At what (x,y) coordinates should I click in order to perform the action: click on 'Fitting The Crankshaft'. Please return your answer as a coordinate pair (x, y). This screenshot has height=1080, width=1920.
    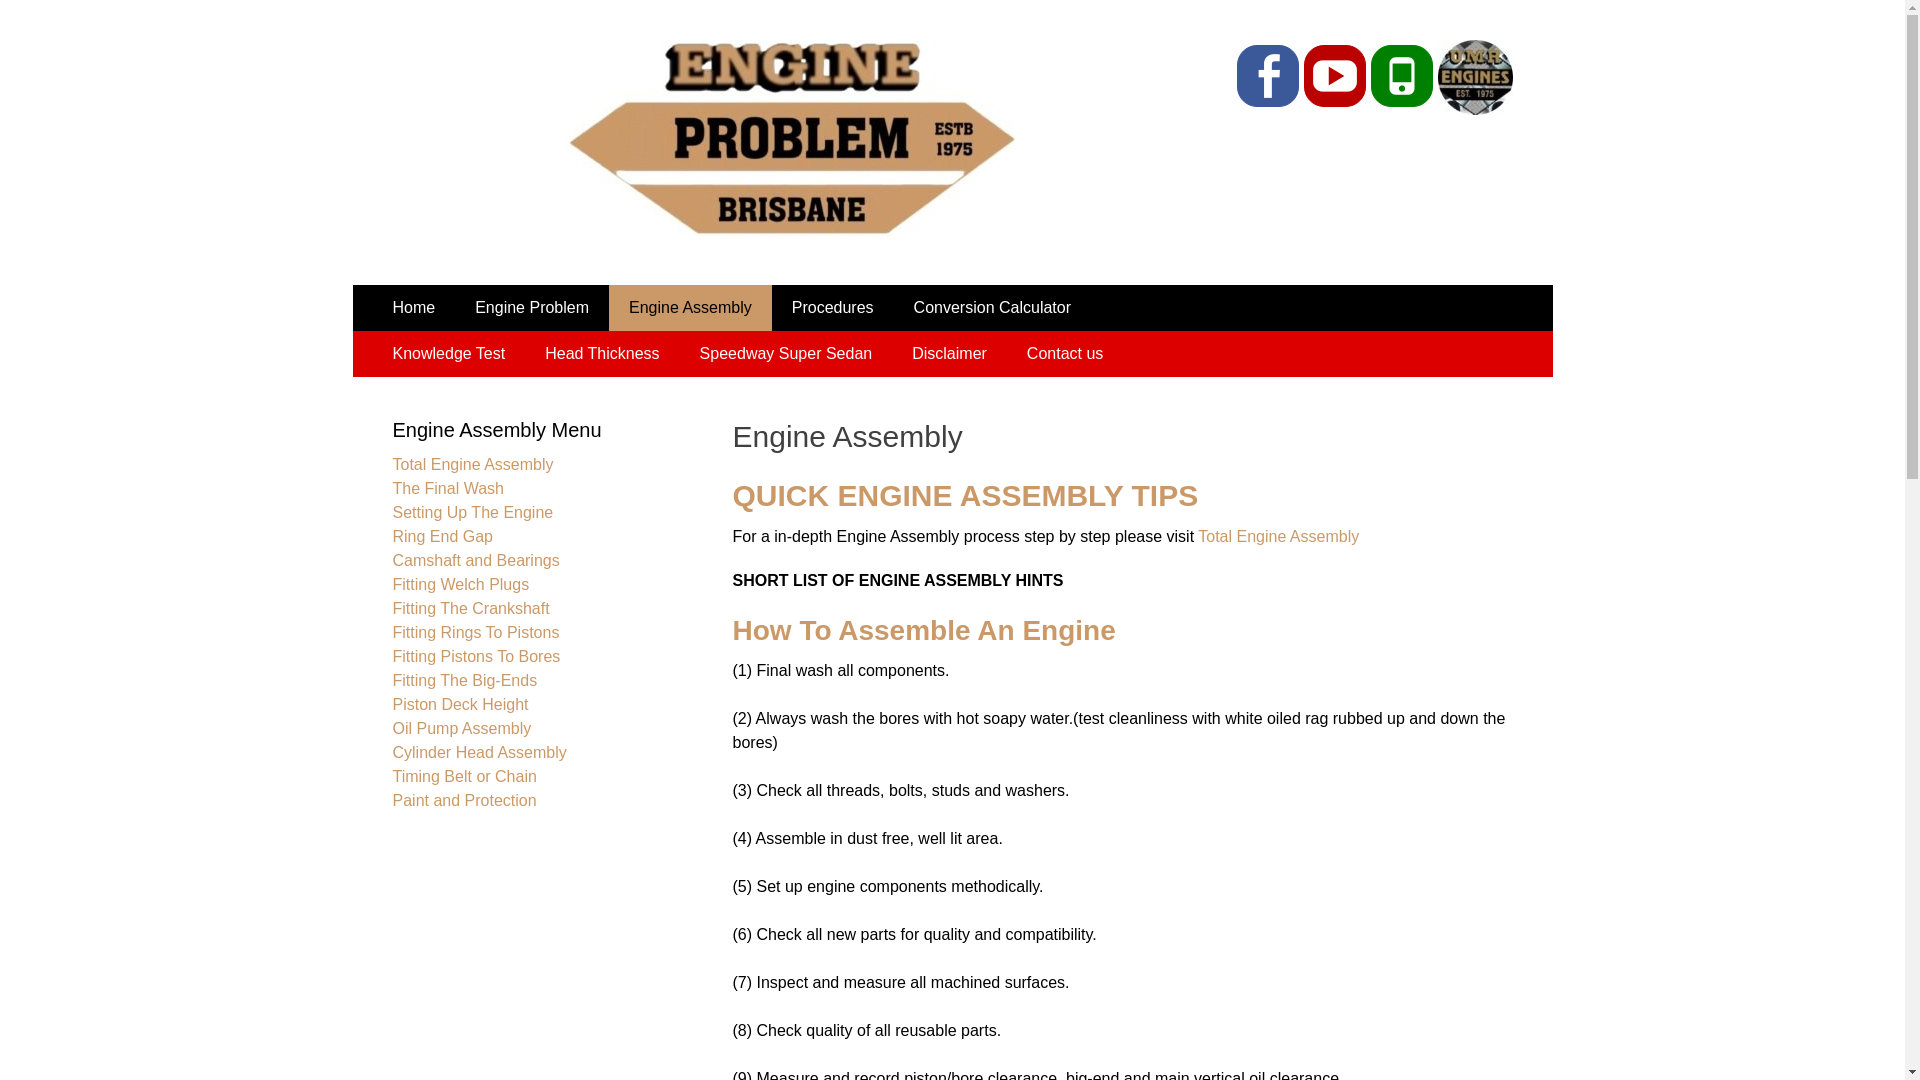
    Looking at the image, I should click on (469, 607).